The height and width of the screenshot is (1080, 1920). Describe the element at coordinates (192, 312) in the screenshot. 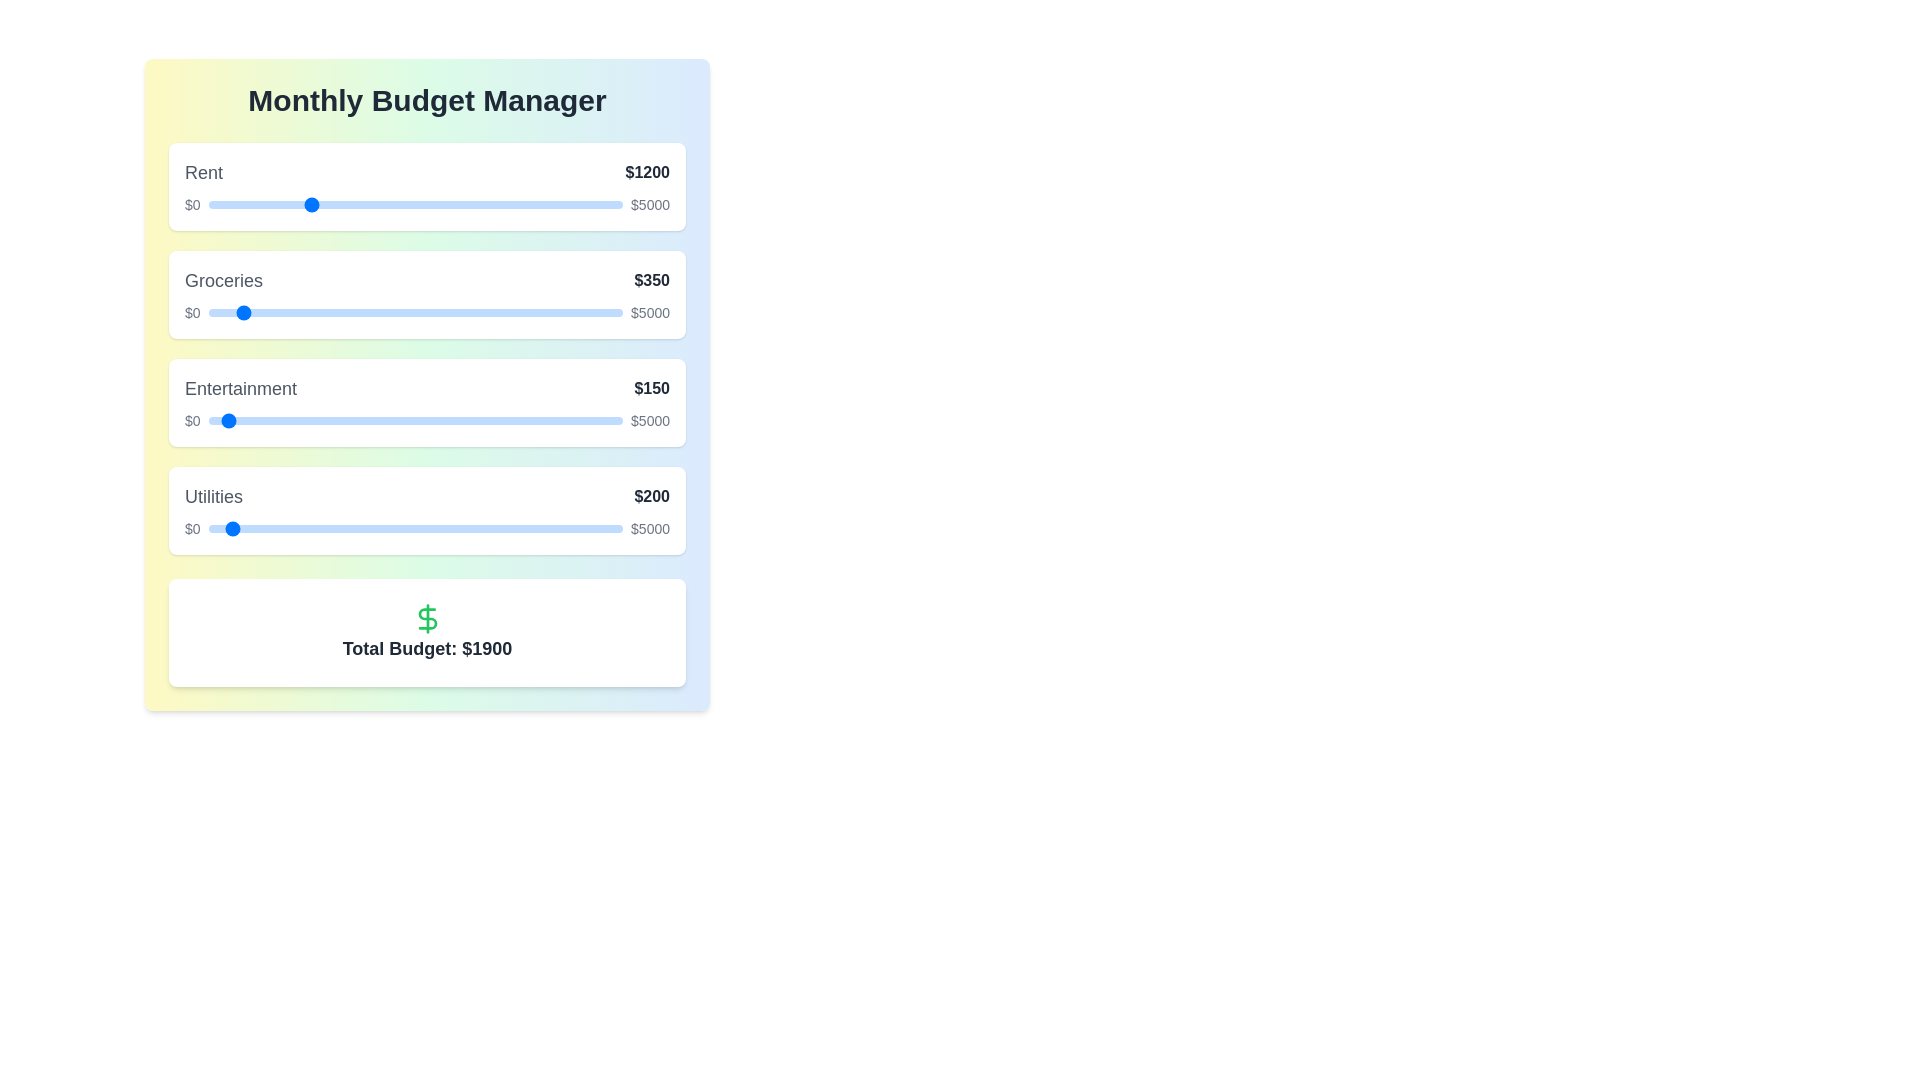

I see `the small text label displaying the value '$0', which is located on the left of the central slider and aligns with related elements` at that location.